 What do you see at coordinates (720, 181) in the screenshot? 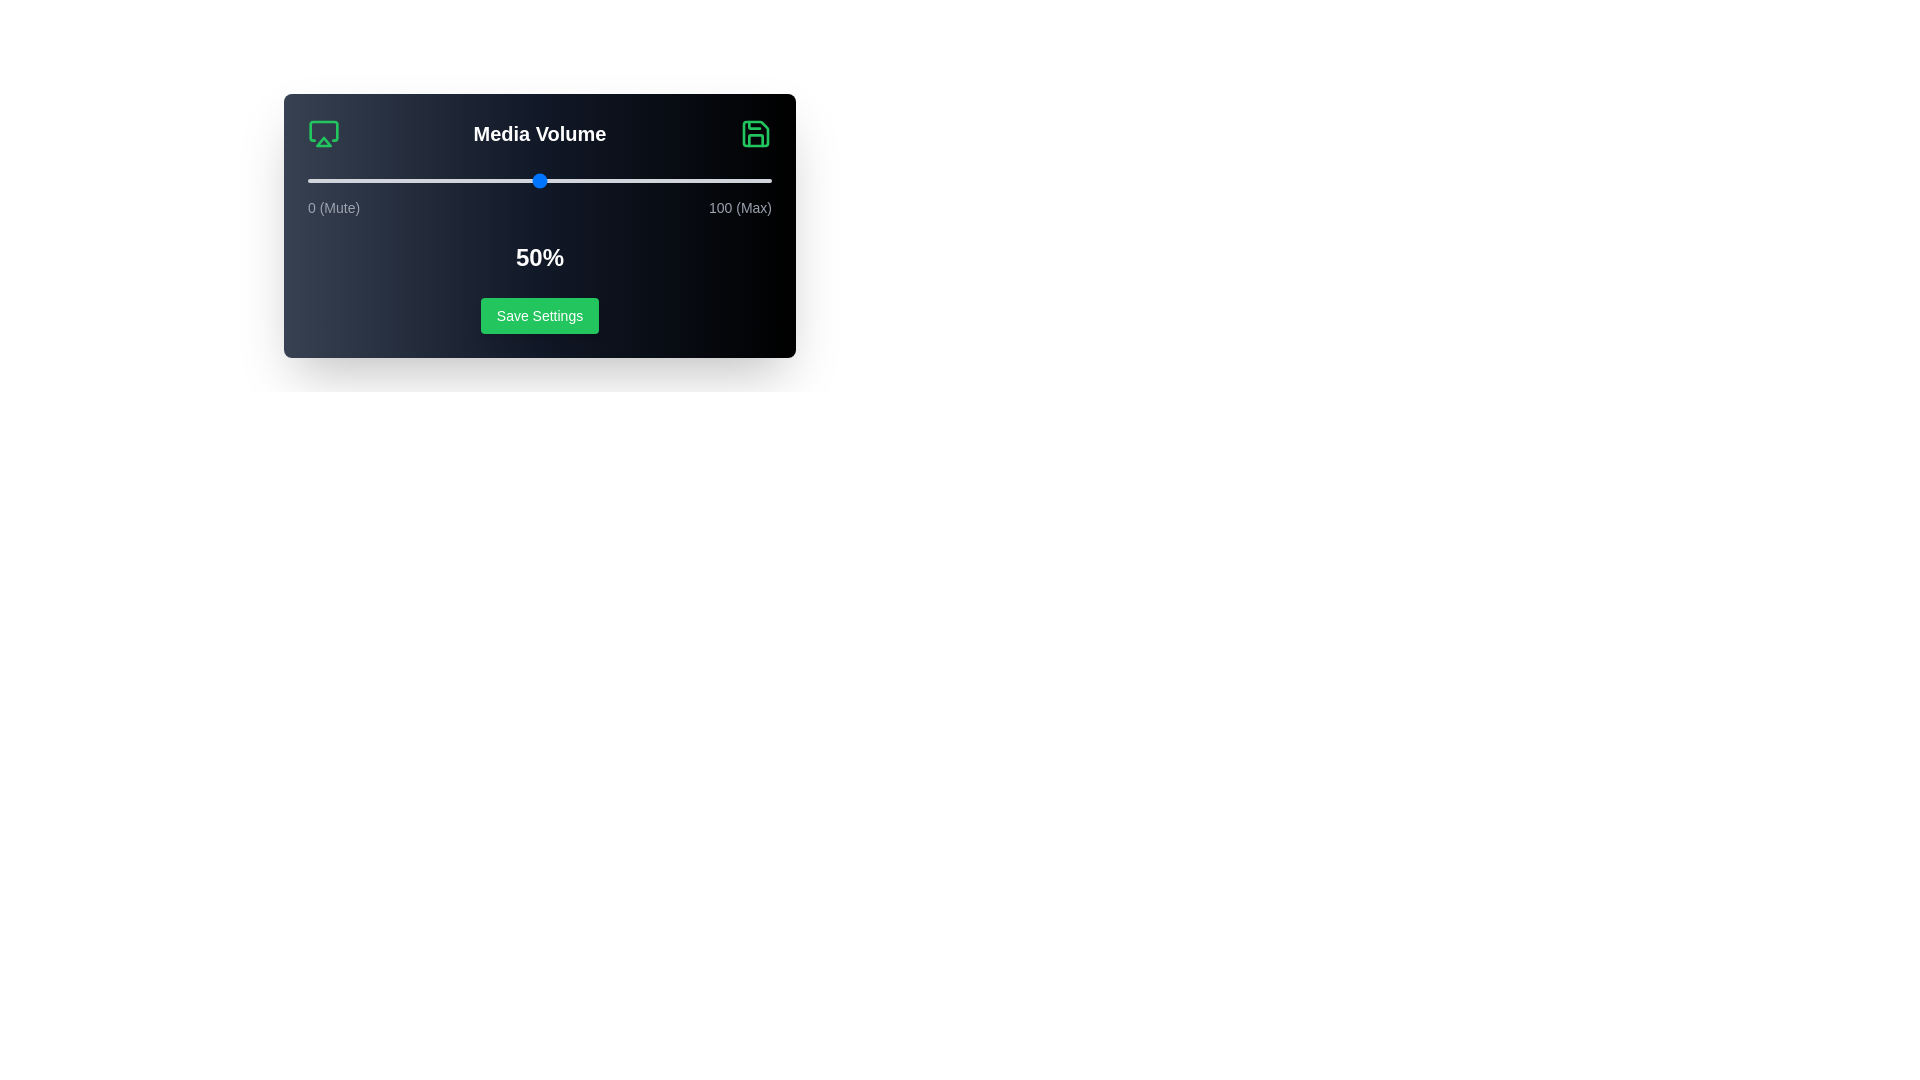
I see `the volume slider to 89%` at bounding box center [720, 181].